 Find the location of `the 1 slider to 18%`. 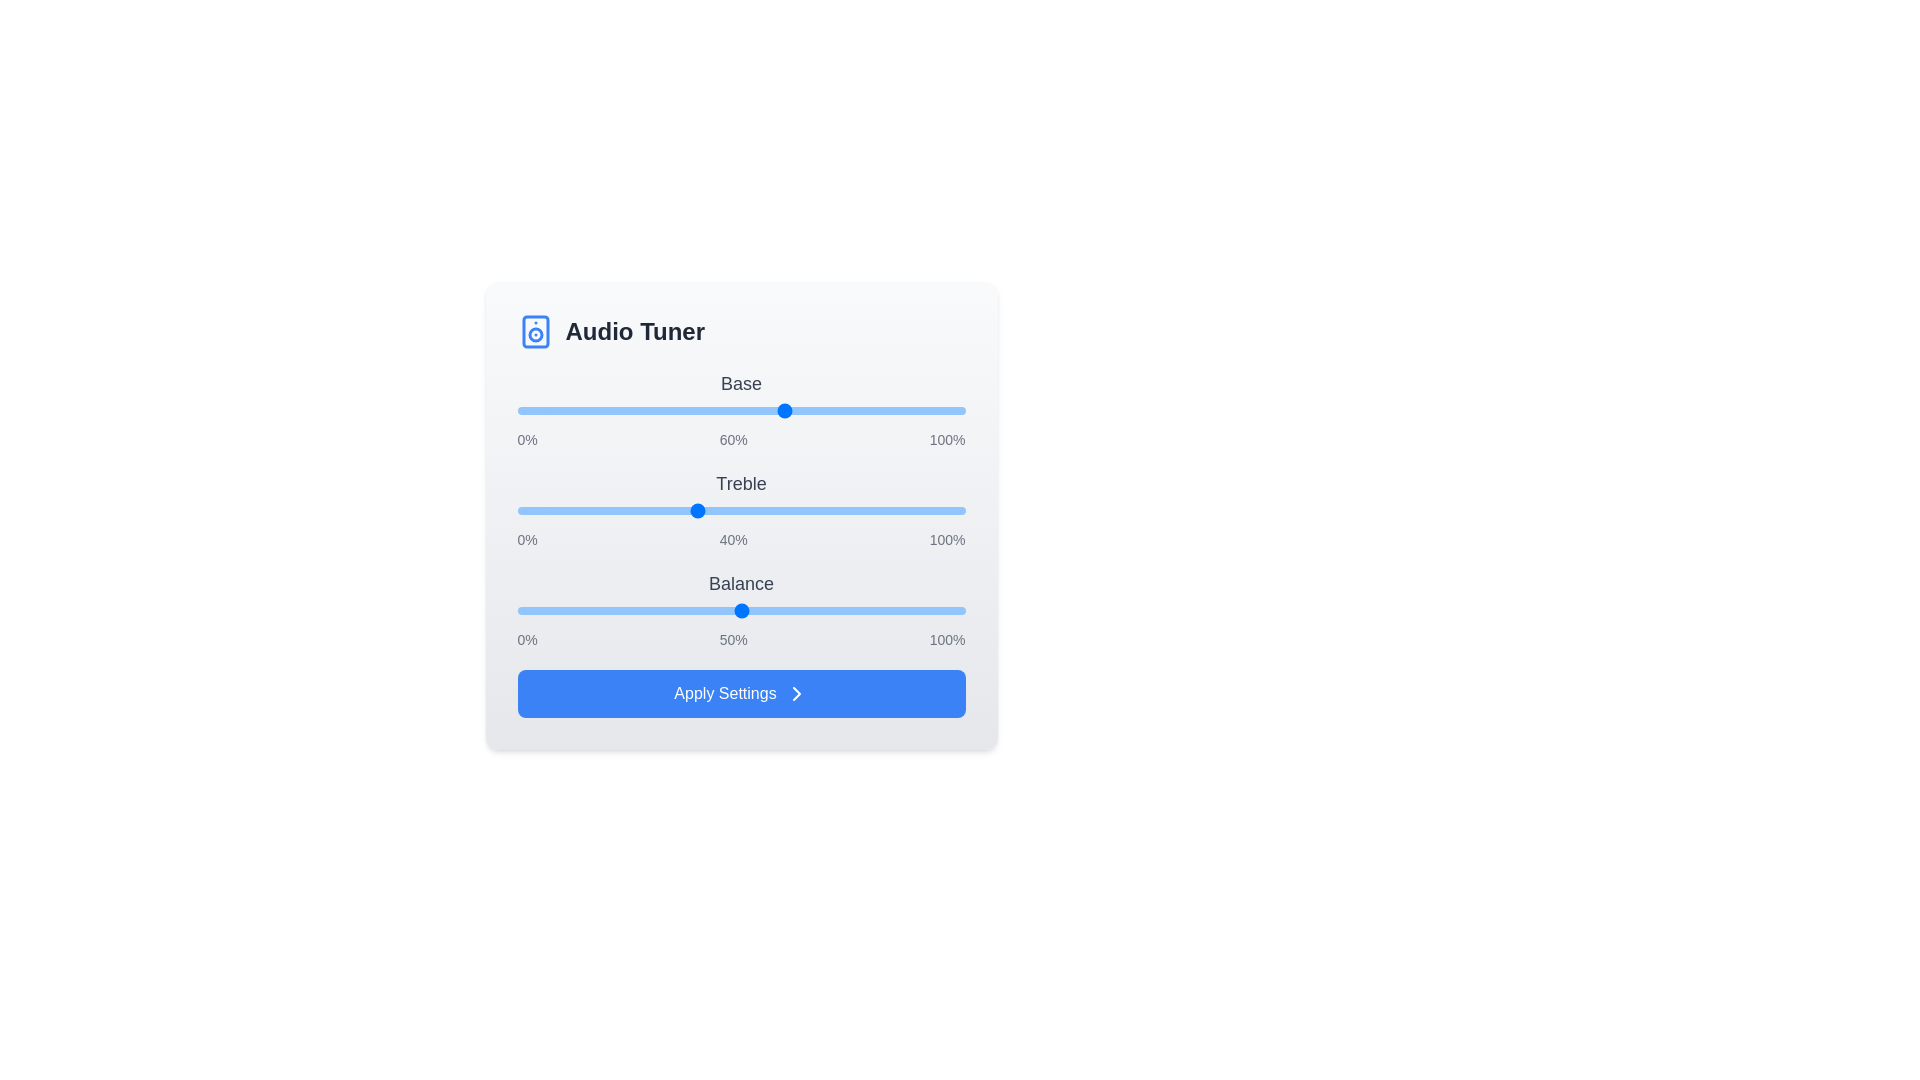

the 1 slider to 18% is located at coordinates (597, 509).